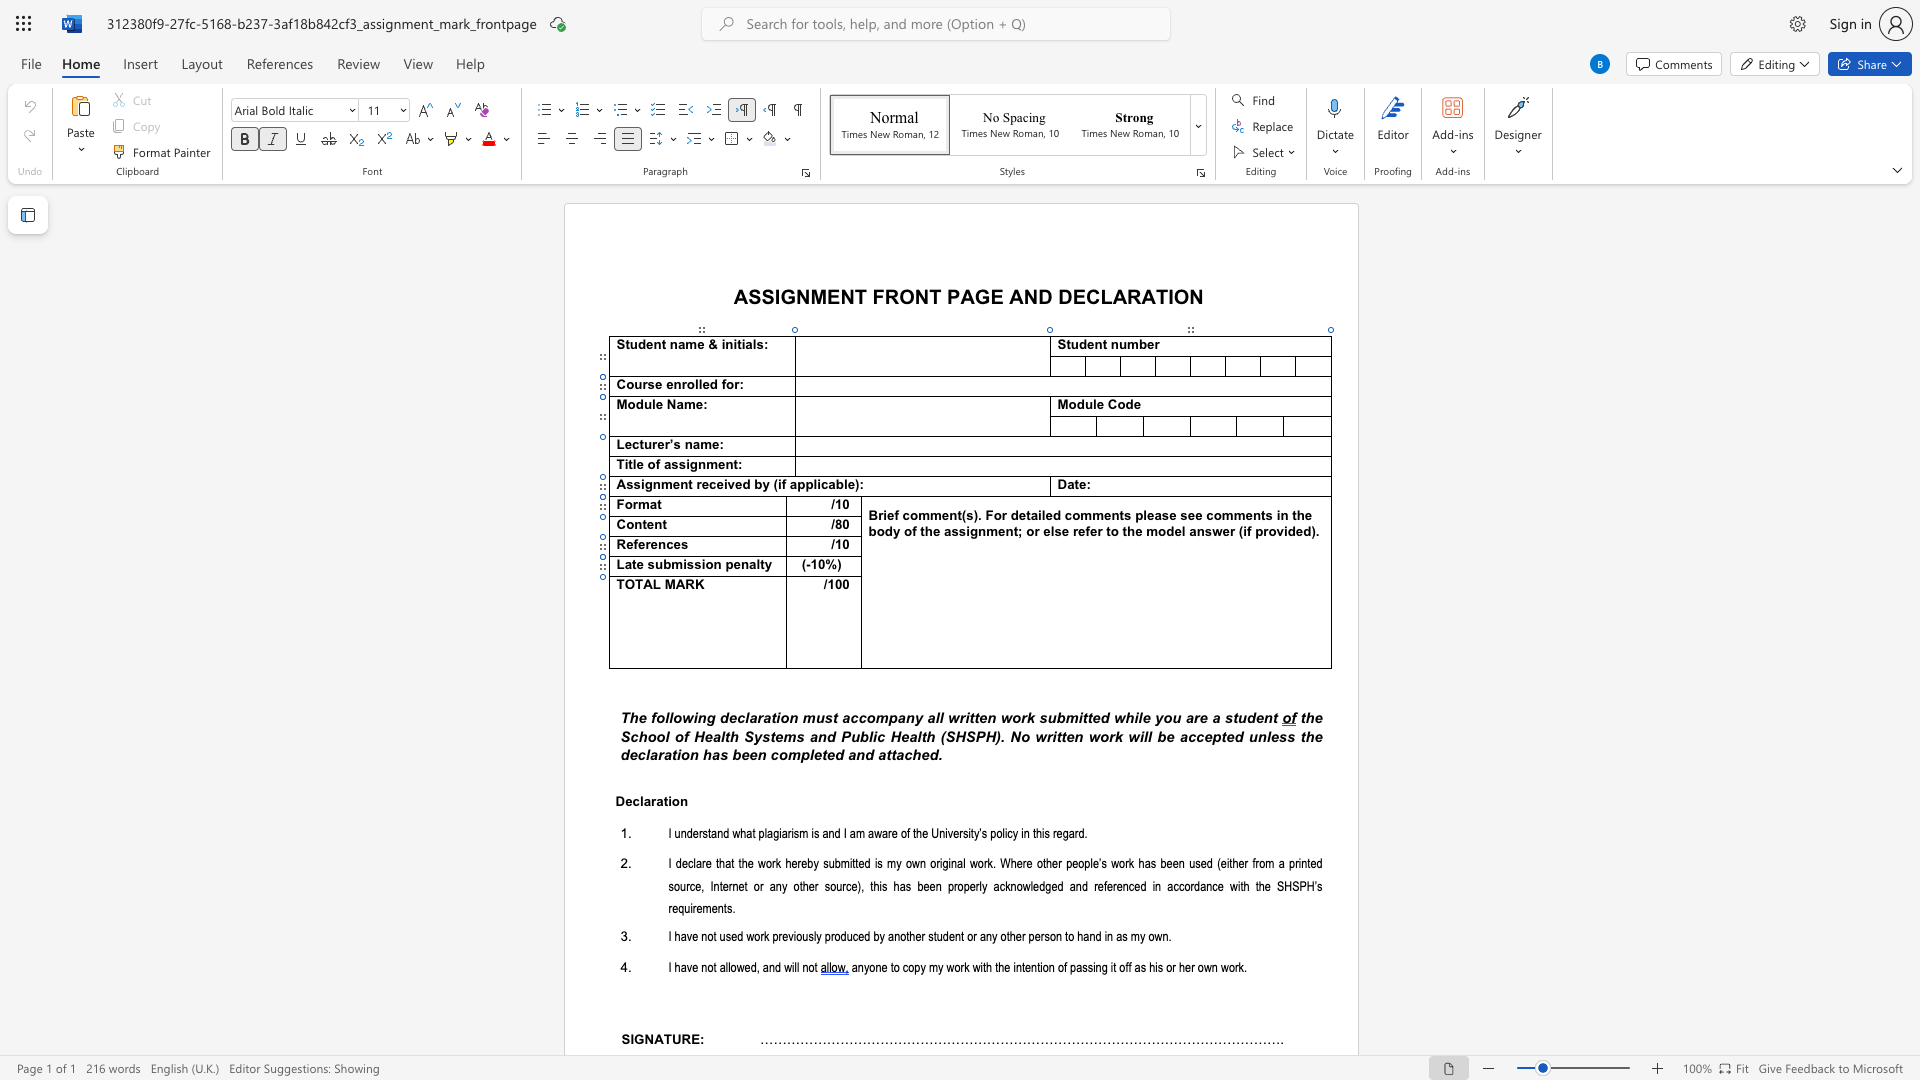 This screenshot has height=1080, width=1920. I want to click on the 3th character "o" in the text, so click(729, 385).